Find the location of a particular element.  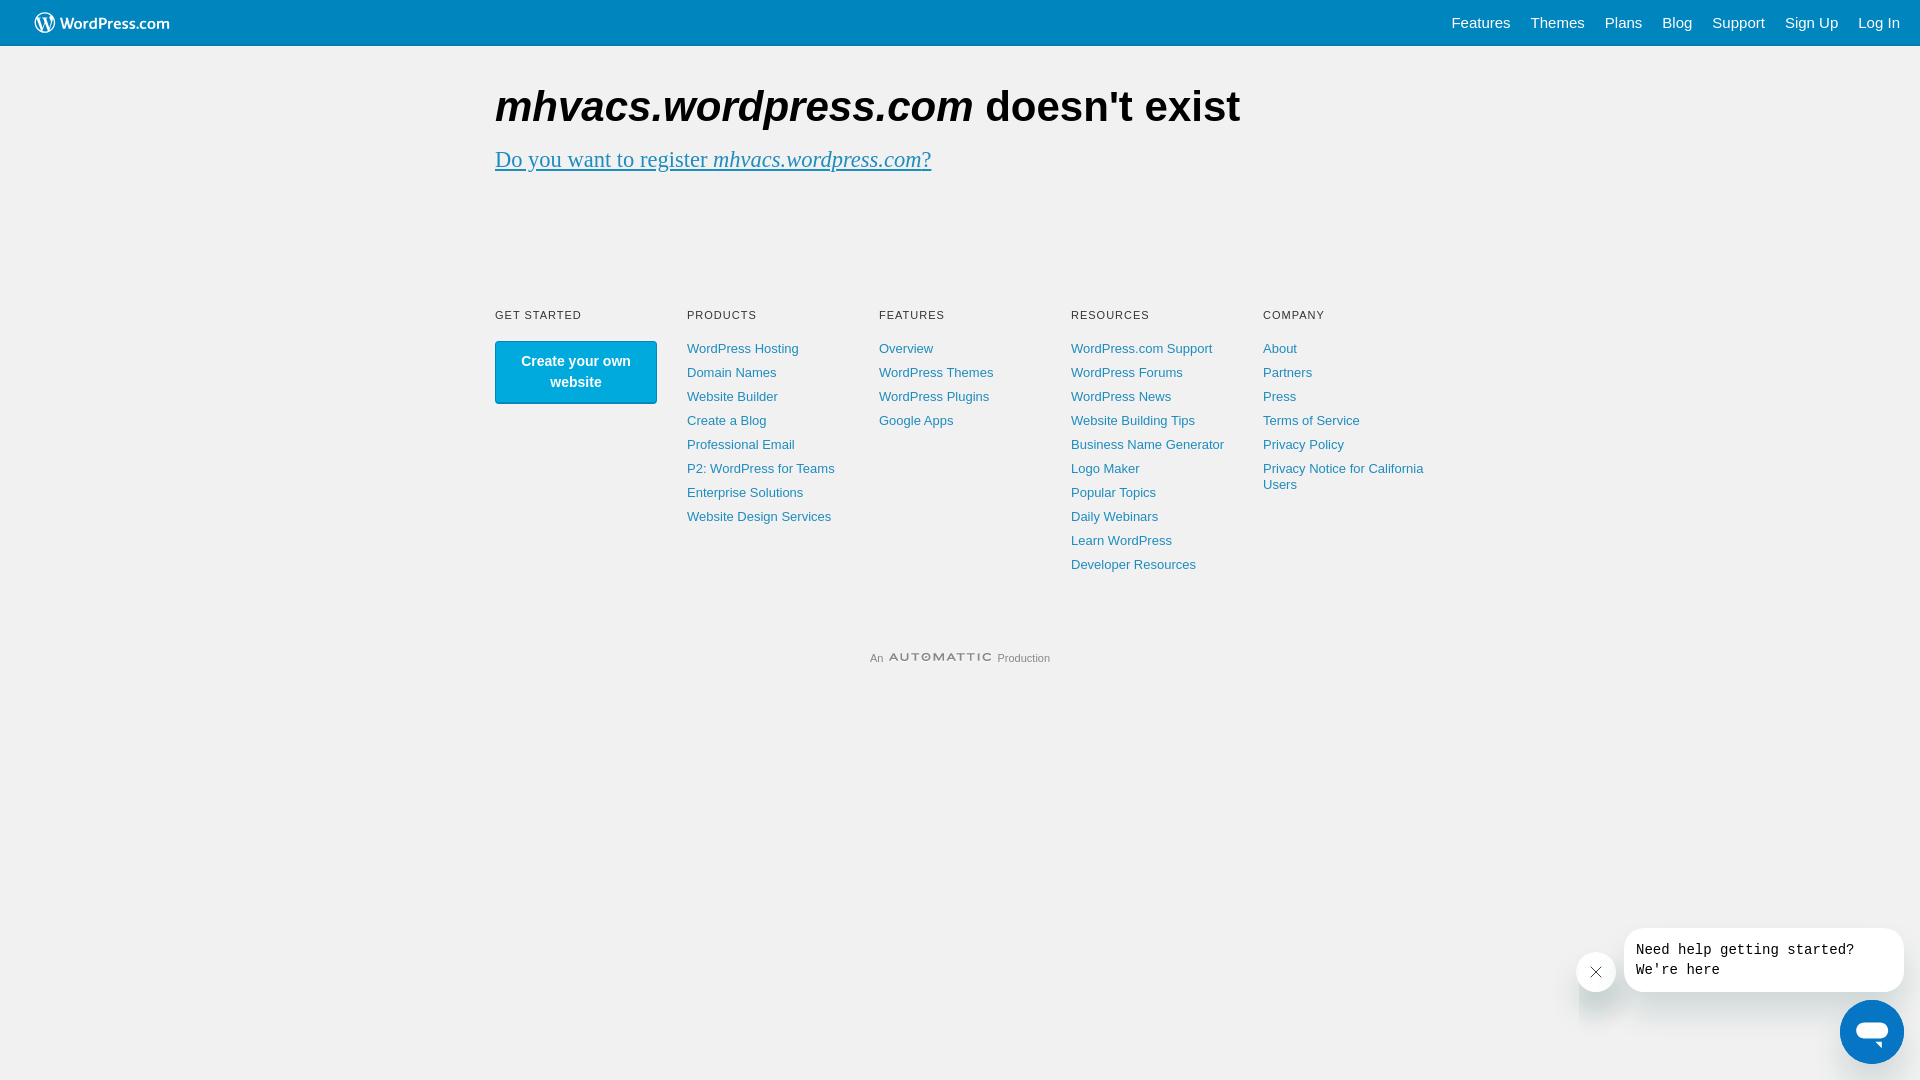

'Partners' is located at coordinates (1287, 372).